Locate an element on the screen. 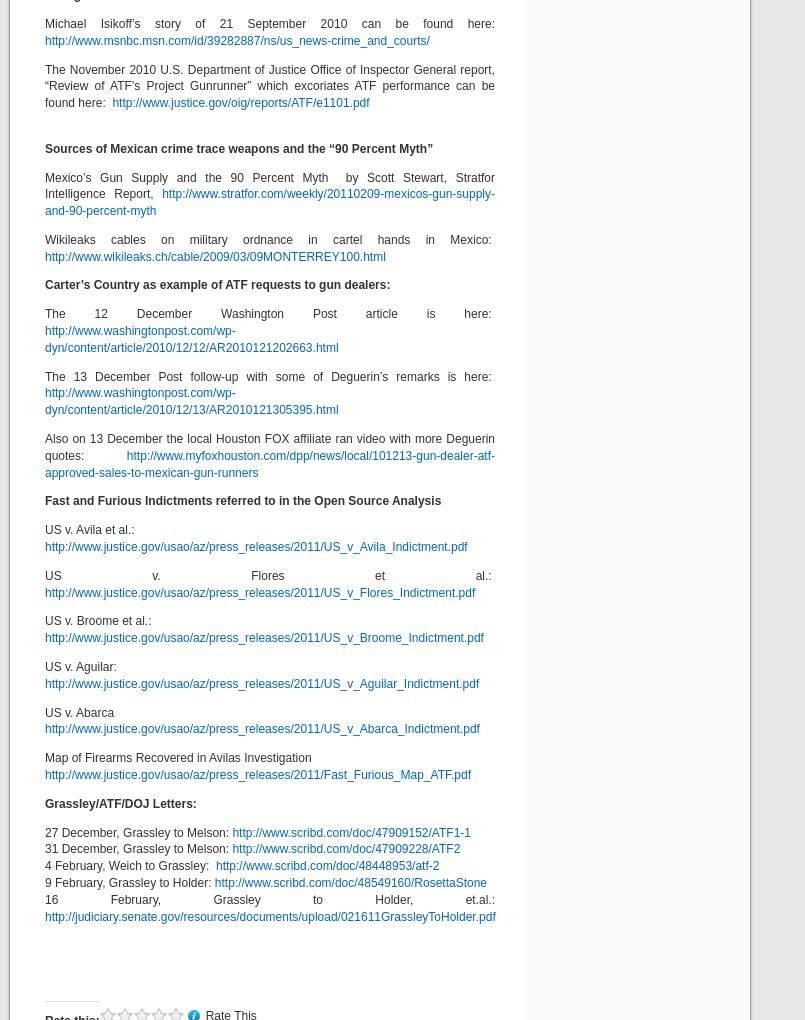 The width and height of the screenshot is (805, 1020). 'Also on 13 December the local Houston FOX affiliate ran video with  more Deguerin quotes:' is located at coordinates (269, 445).